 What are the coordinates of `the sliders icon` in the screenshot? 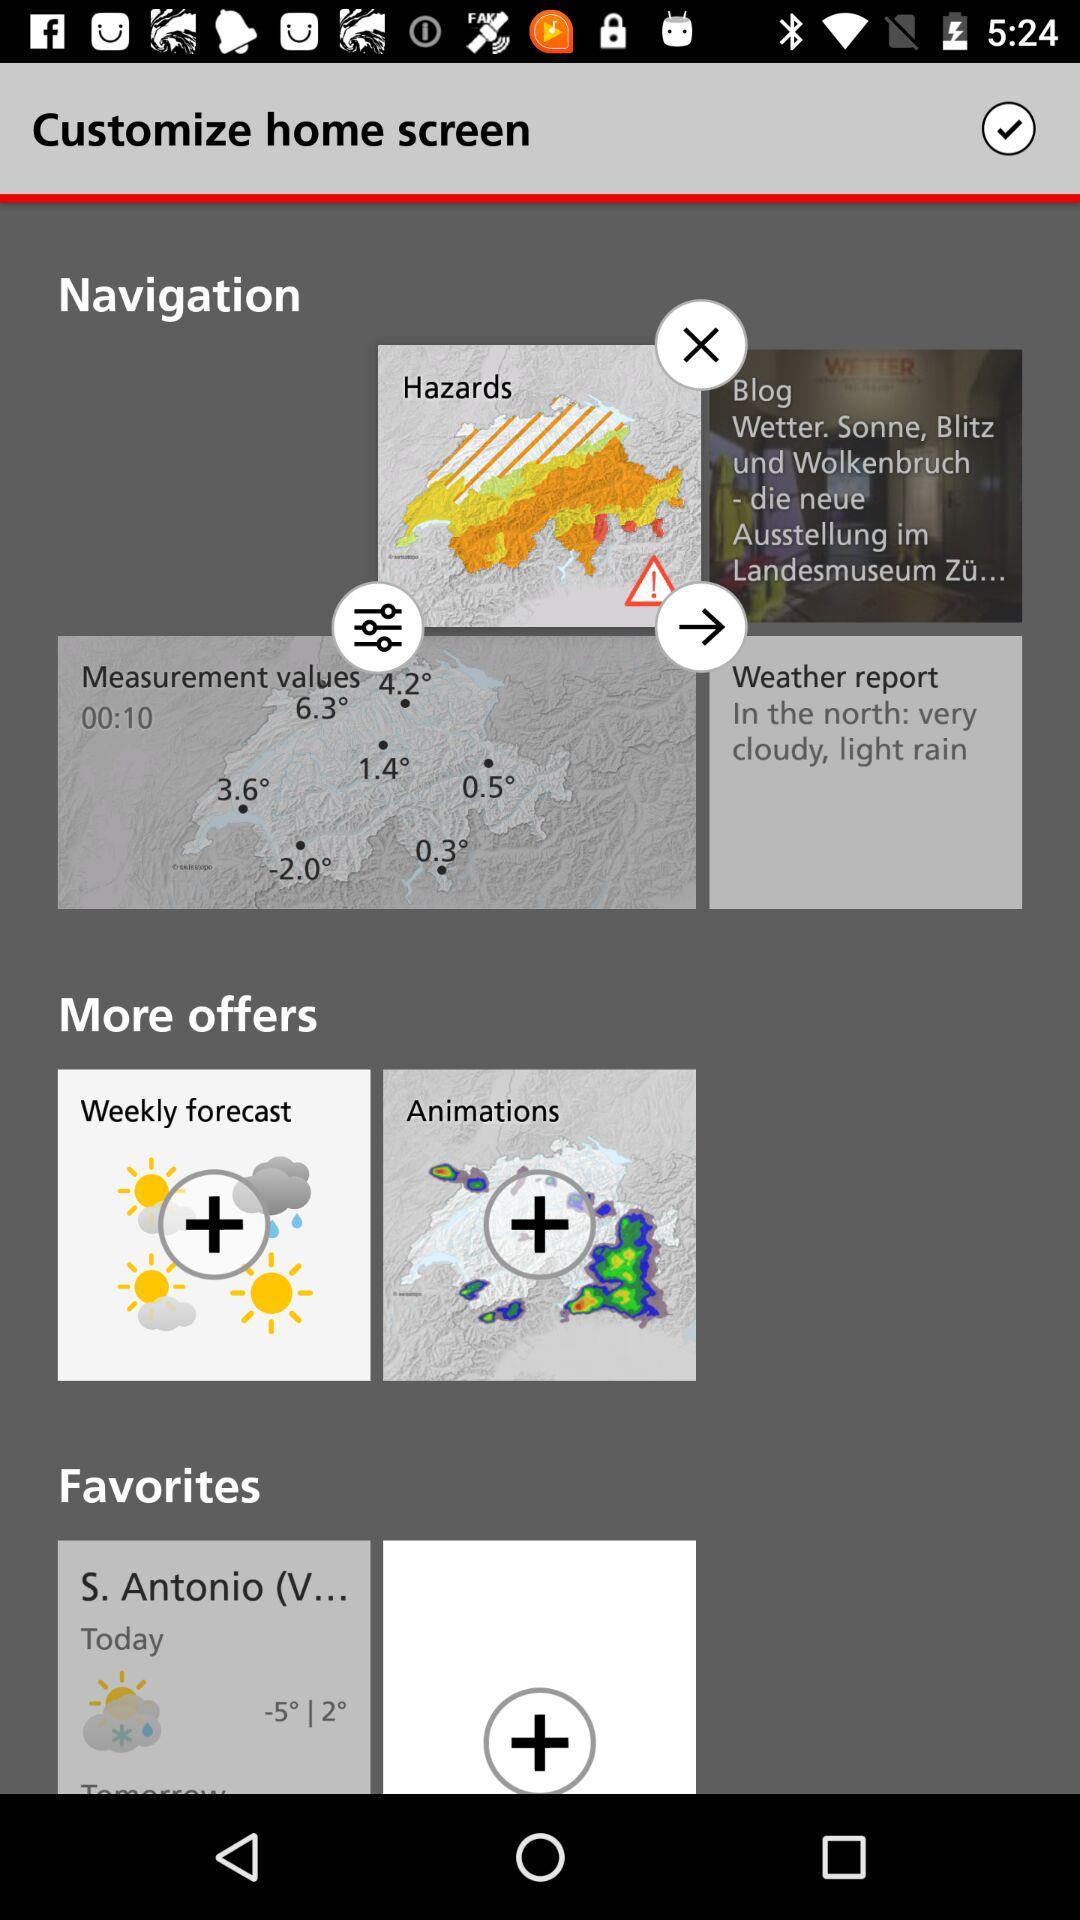 It's located at (378, 626).